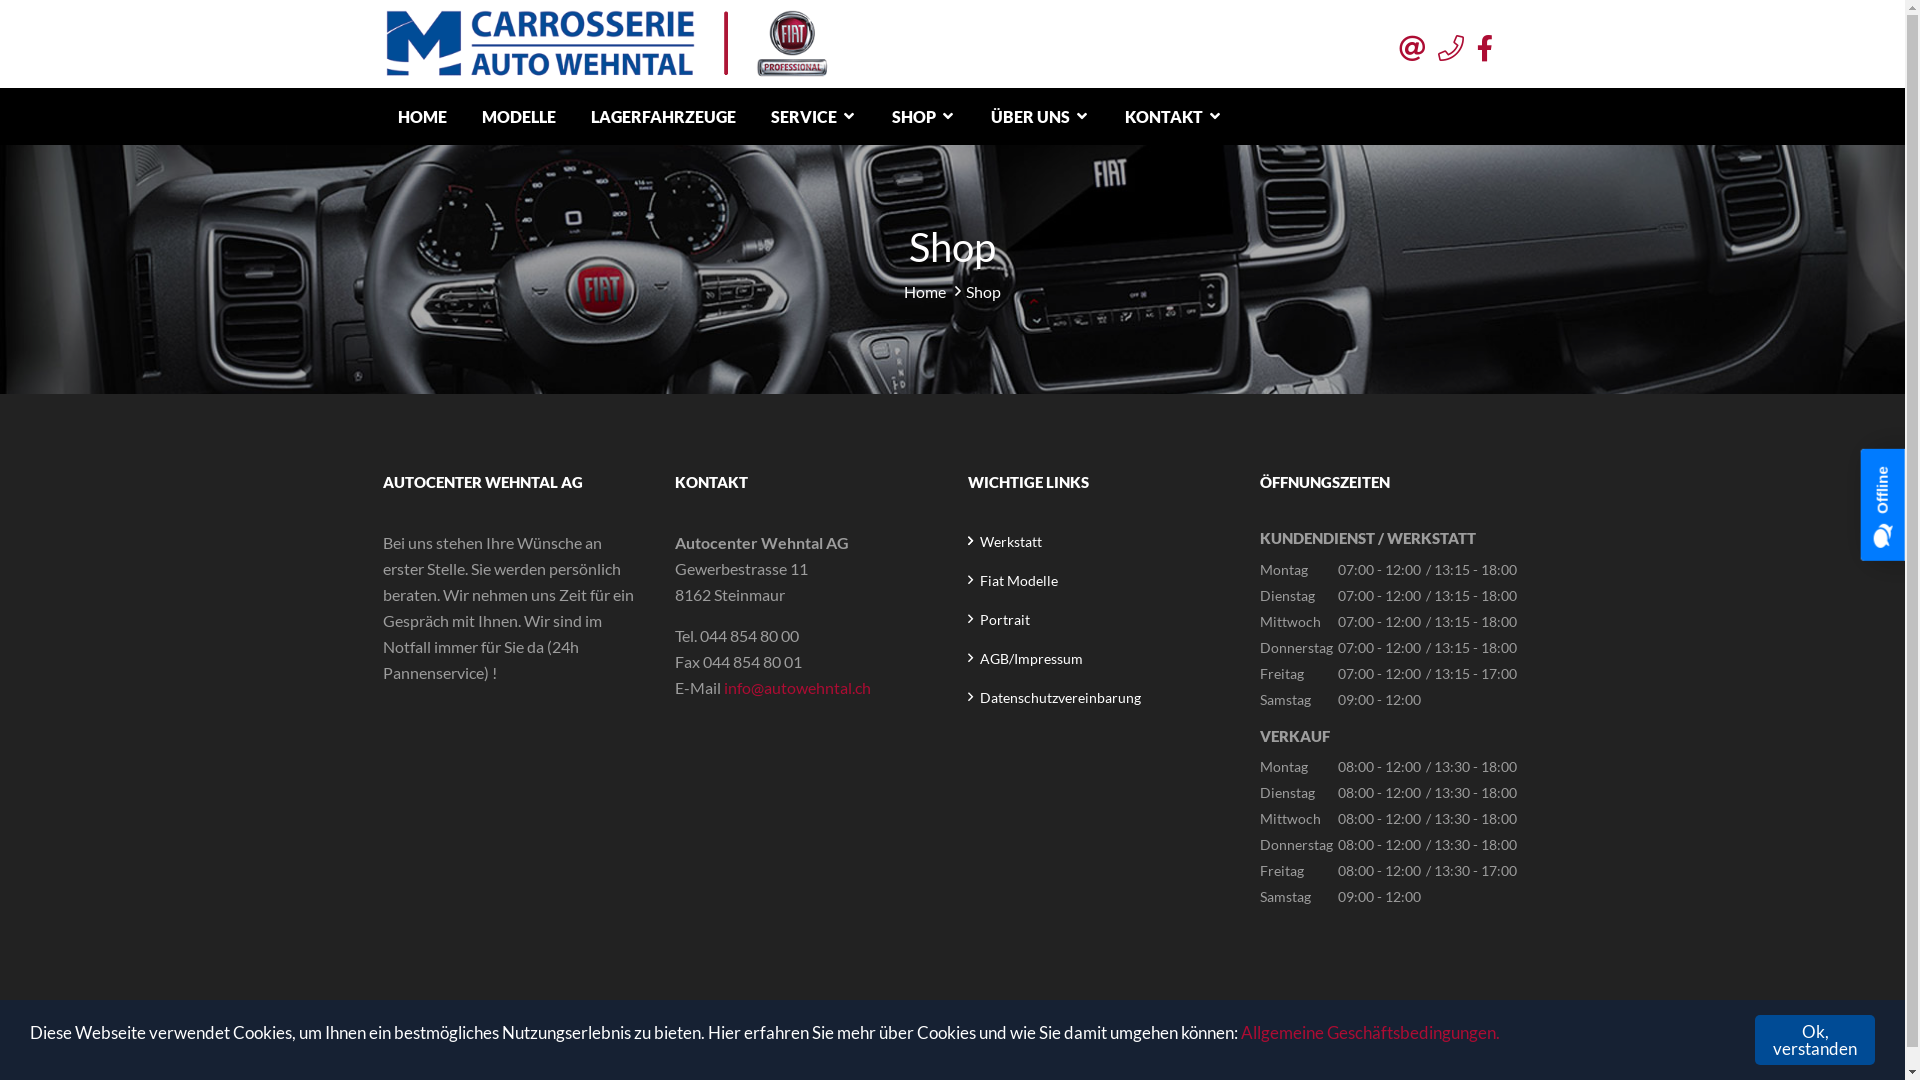 The image size is (1920, 1080). What do you see at coordinates (575, 116) in the screenshot?
I see `'LAGERFAHRZEUGE'` at bounding box center [575, 116].